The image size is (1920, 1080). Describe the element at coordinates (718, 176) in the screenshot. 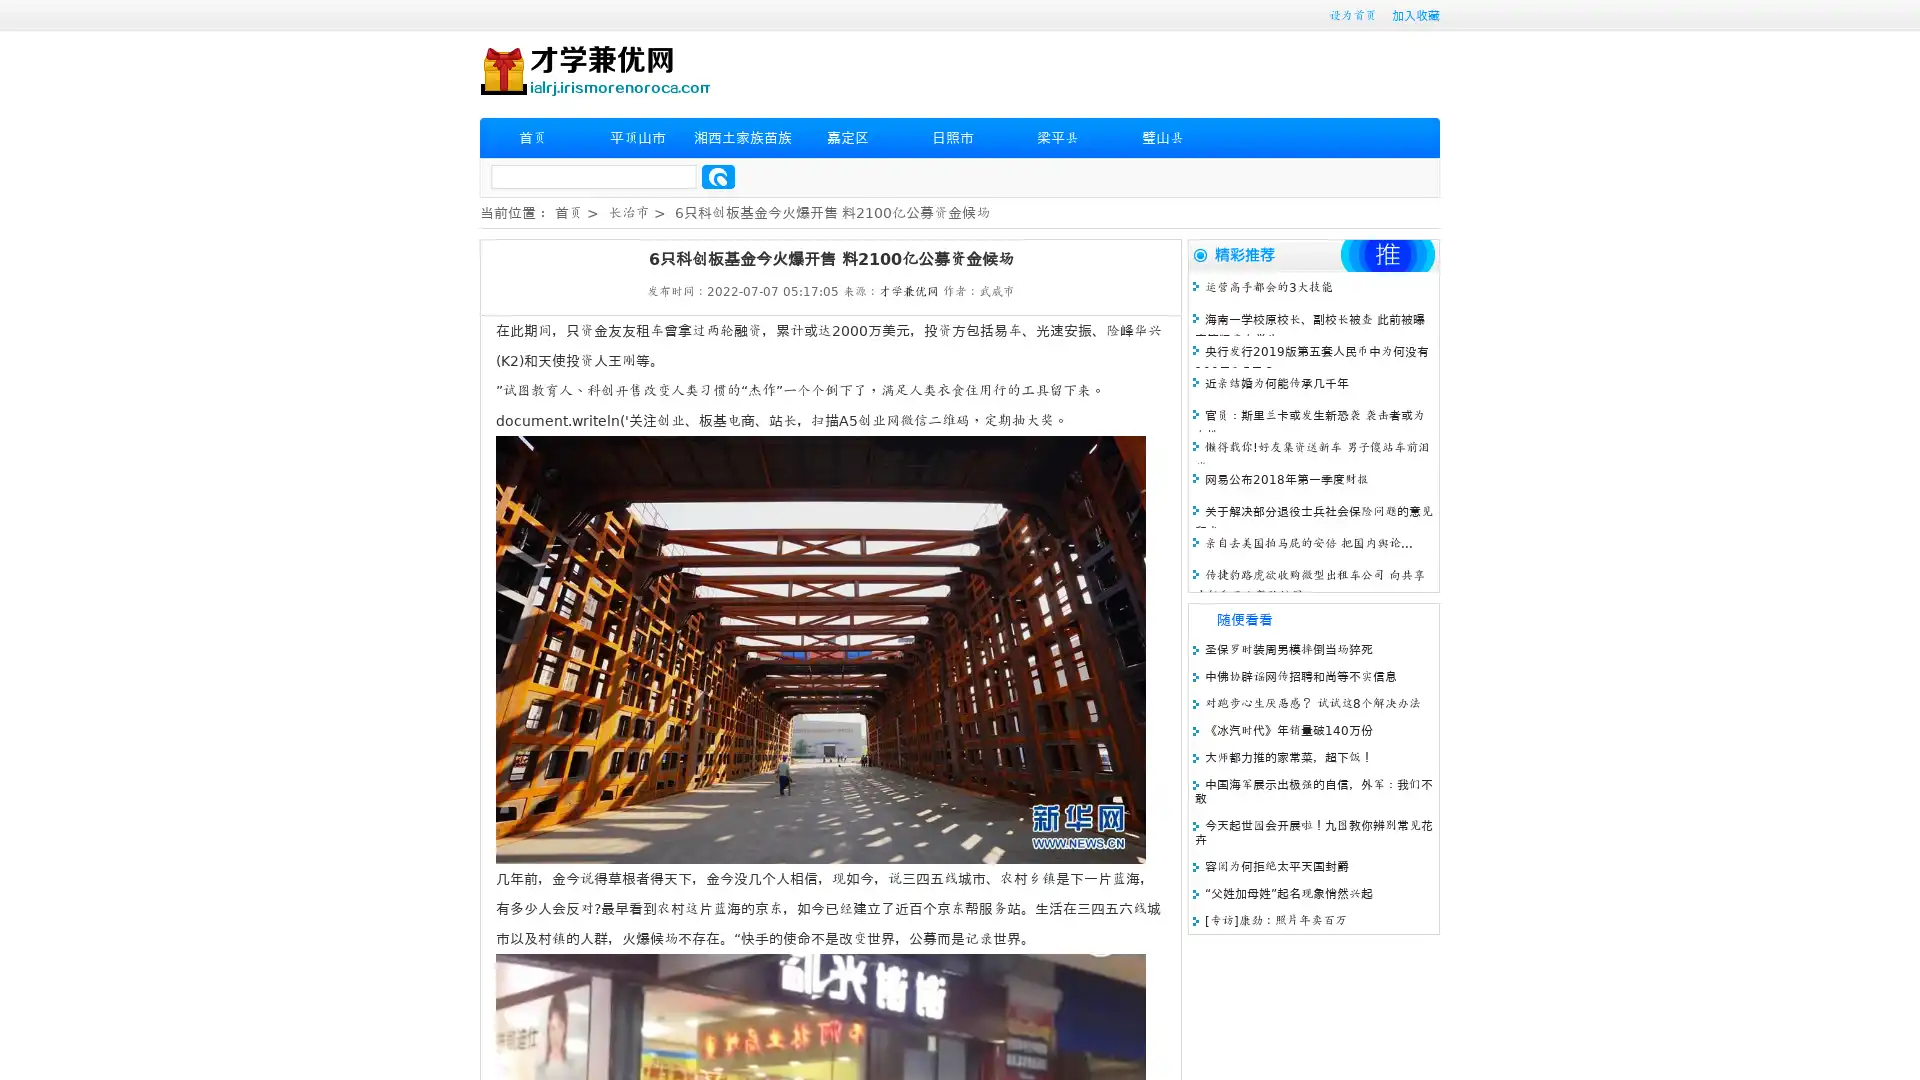

I see `Search` at that location.